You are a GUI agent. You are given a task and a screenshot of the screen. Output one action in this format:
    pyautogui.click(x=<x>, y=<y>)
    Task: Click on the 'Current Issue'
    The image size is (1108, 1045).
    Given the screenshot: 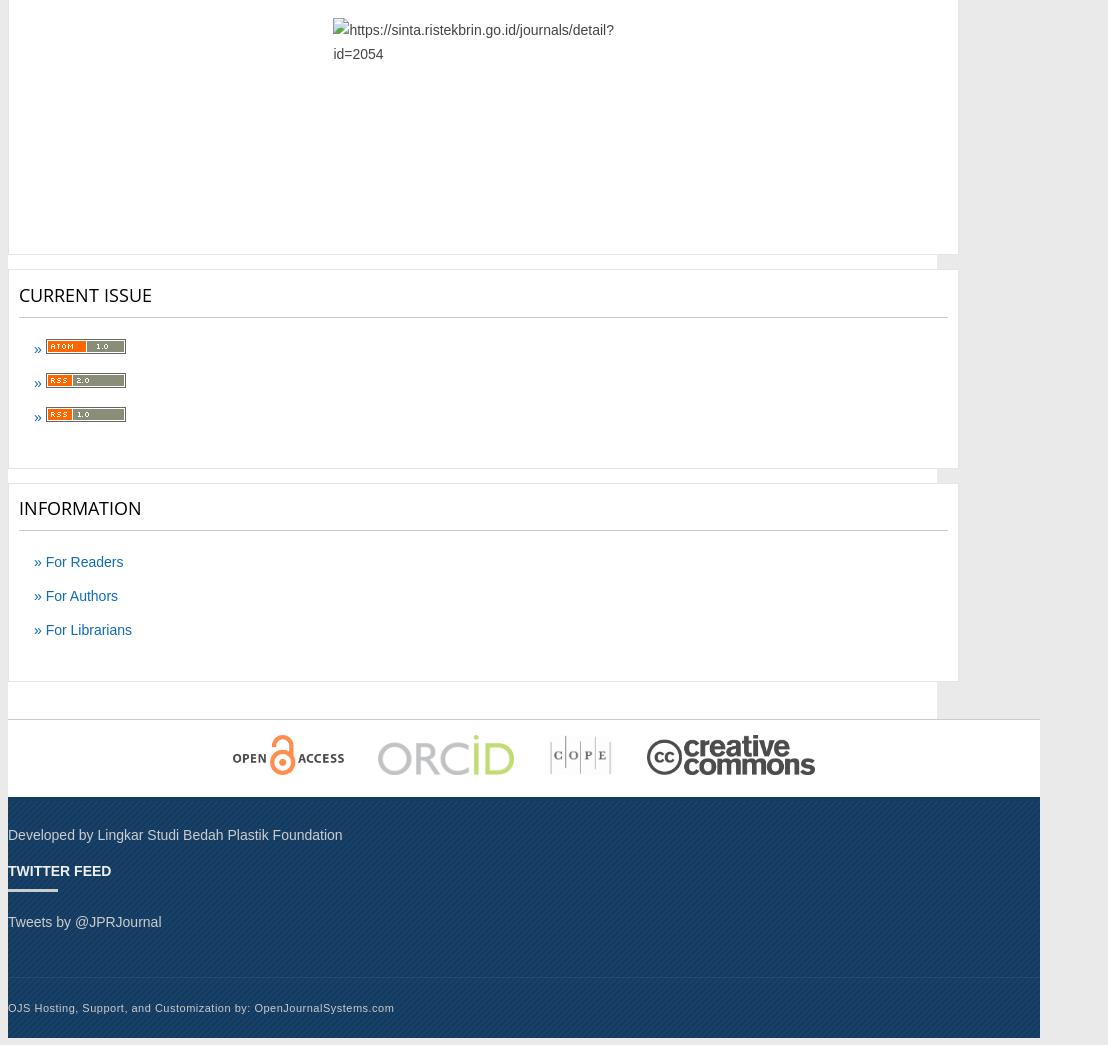 What is the action you would take?
    pyautogui.click(x=18, y=293)
    